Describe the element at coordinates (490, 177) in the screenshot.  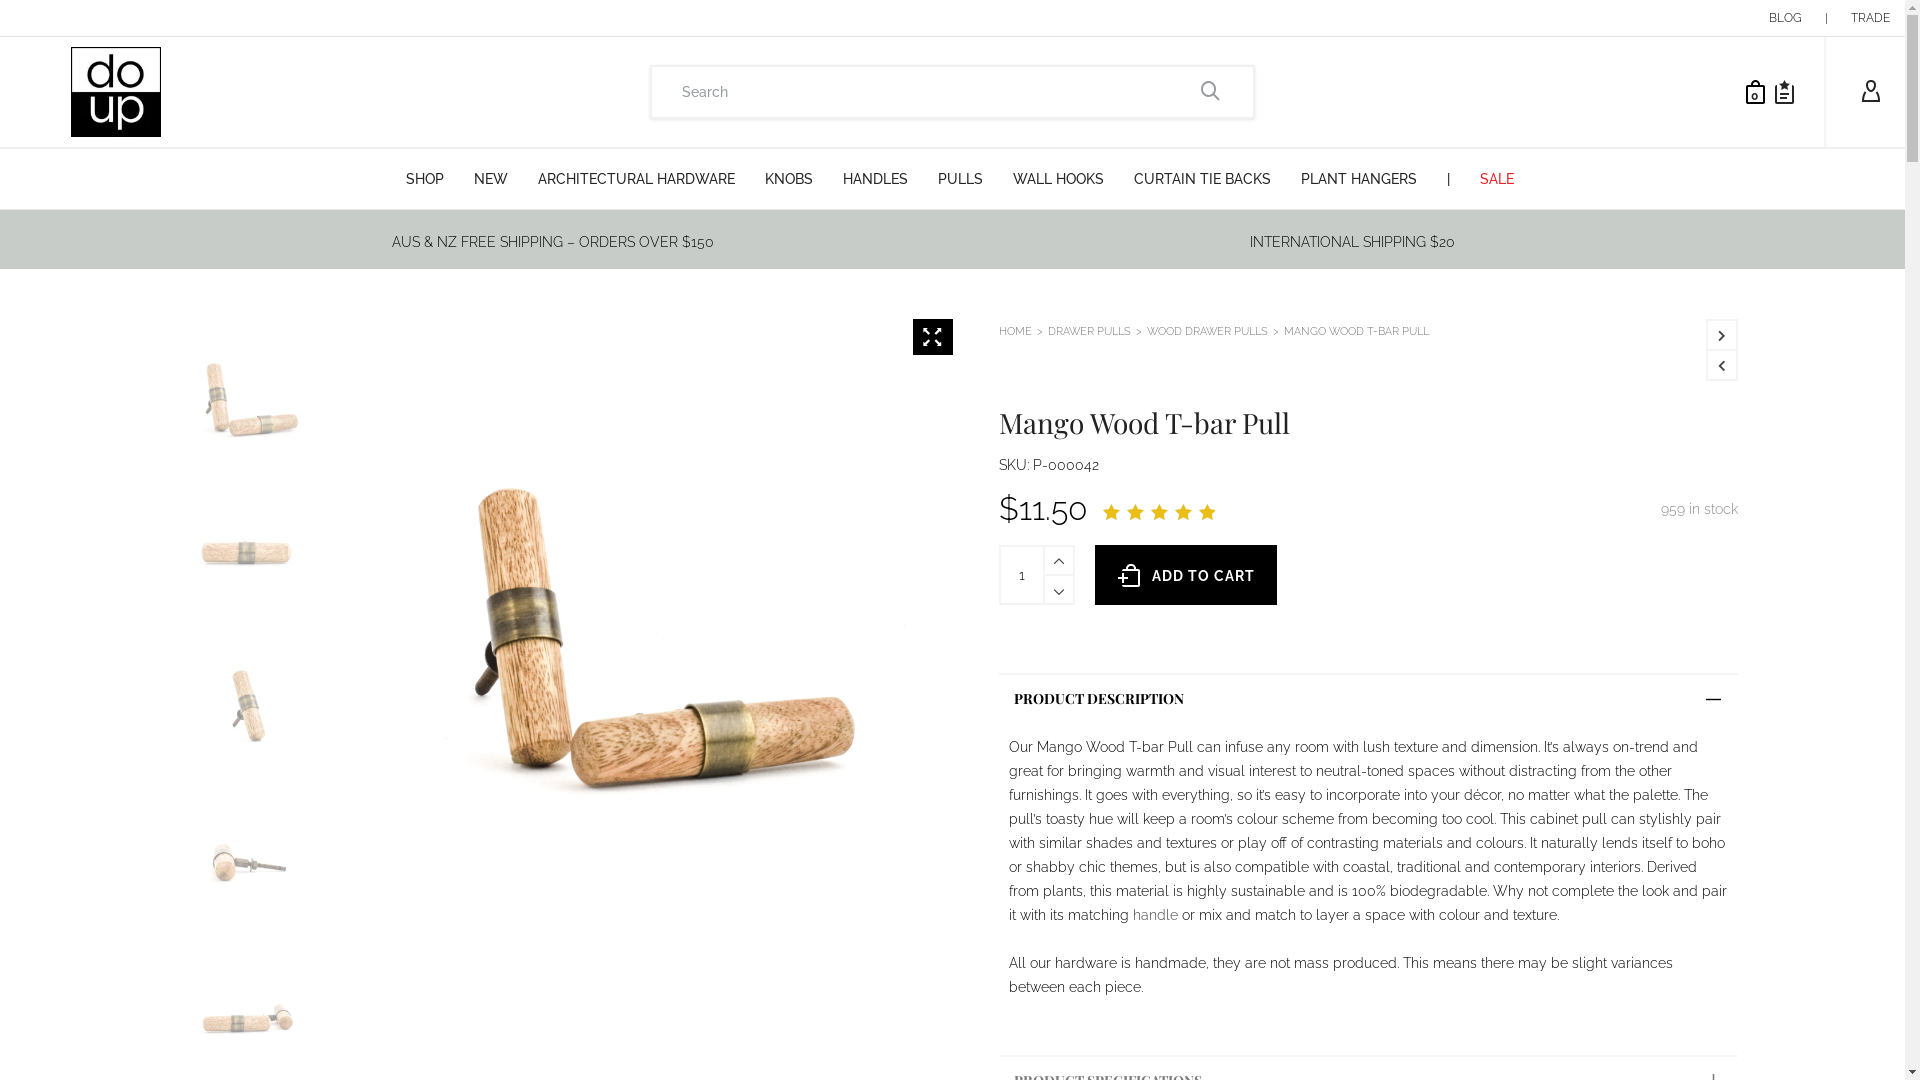
I see `'NEW'` at that location.